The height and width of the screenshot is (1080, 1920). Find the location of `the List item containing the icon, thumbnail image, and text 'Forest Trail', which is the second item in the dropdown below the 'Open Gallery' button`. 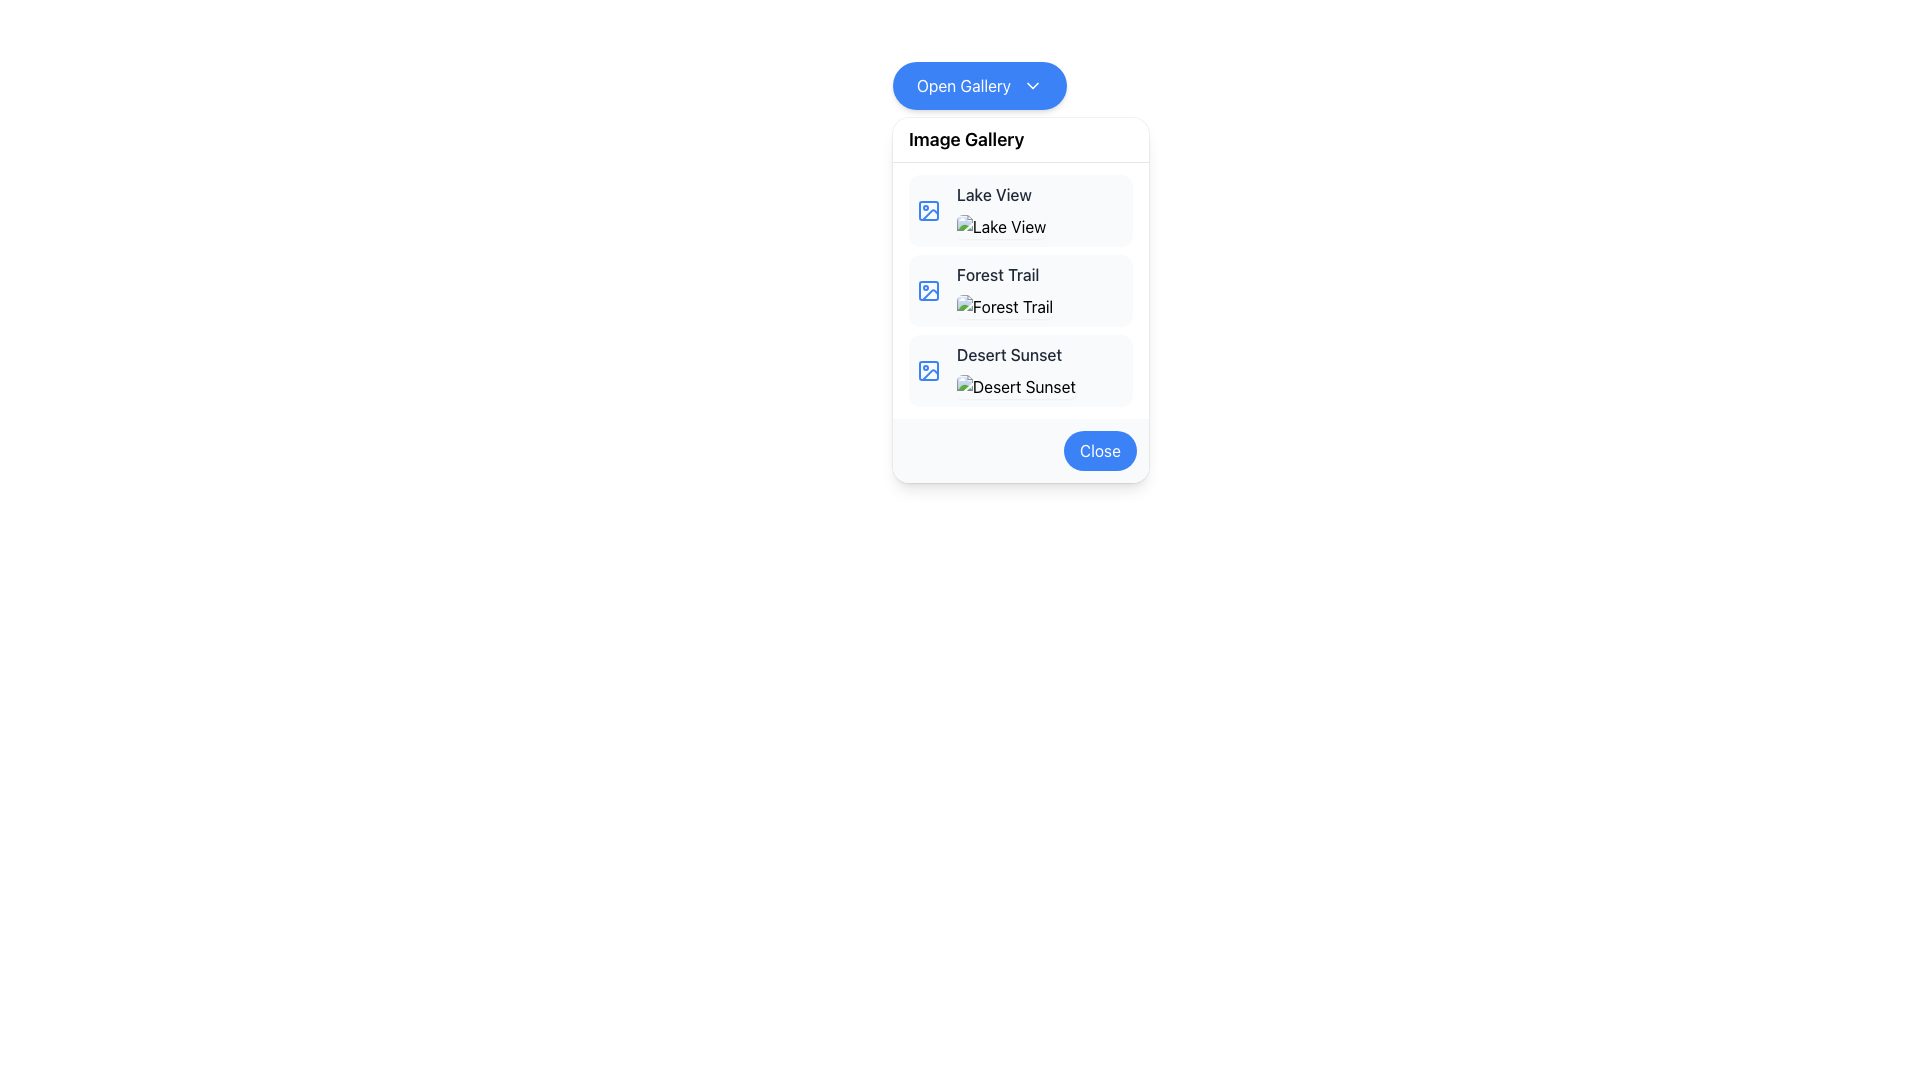

the List item containing the icon, thumbnail image, and text 'Forest Trail', which is the second item in the dropdown below the 'Open Gallery' button is located at coordinates (1020, 300).